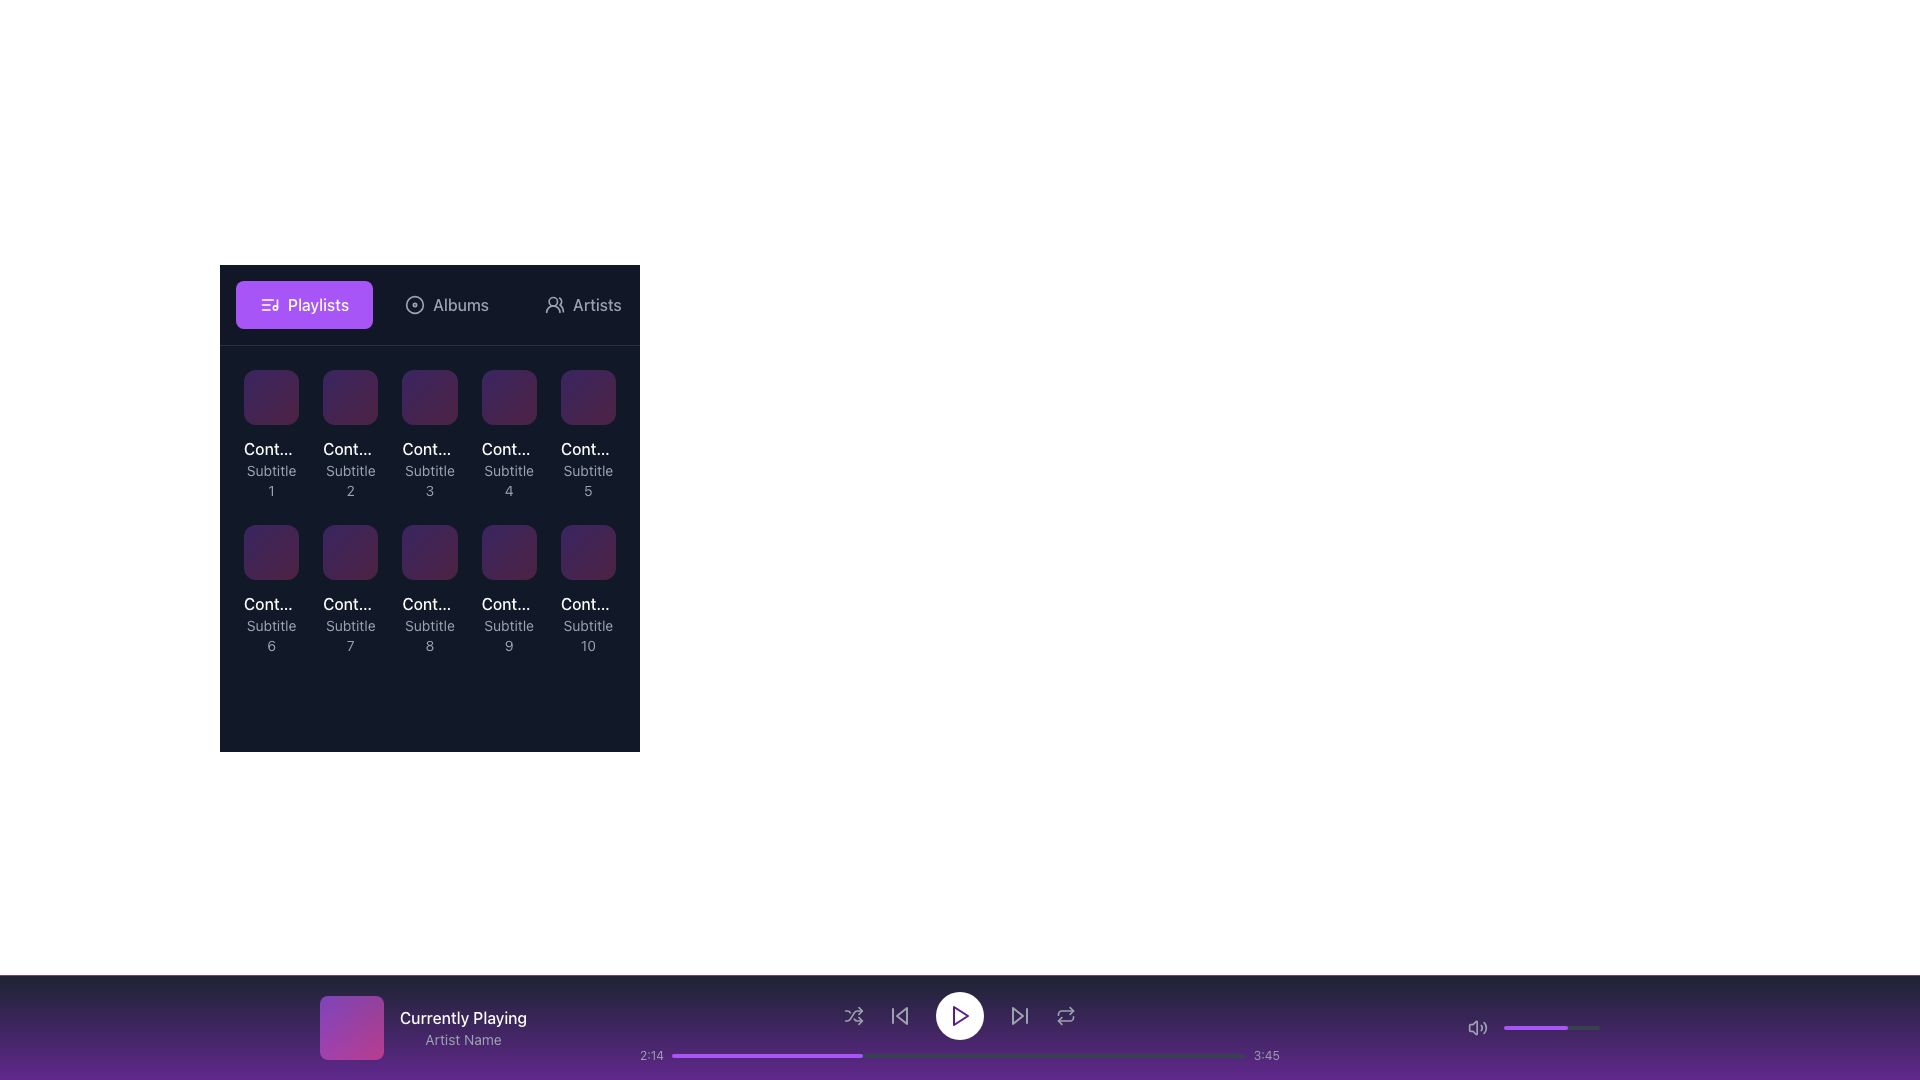 The height and width of the screenshot is (1080, 1920). Describe the element at coordinates (510, 589) in the screenshot. I see `the Play button icon, which is a rightward-pointing triangle outlined in an SVG image, located in the middle of the ninth item in the grid at the bottom of the main content section to initiate playback` at that location.